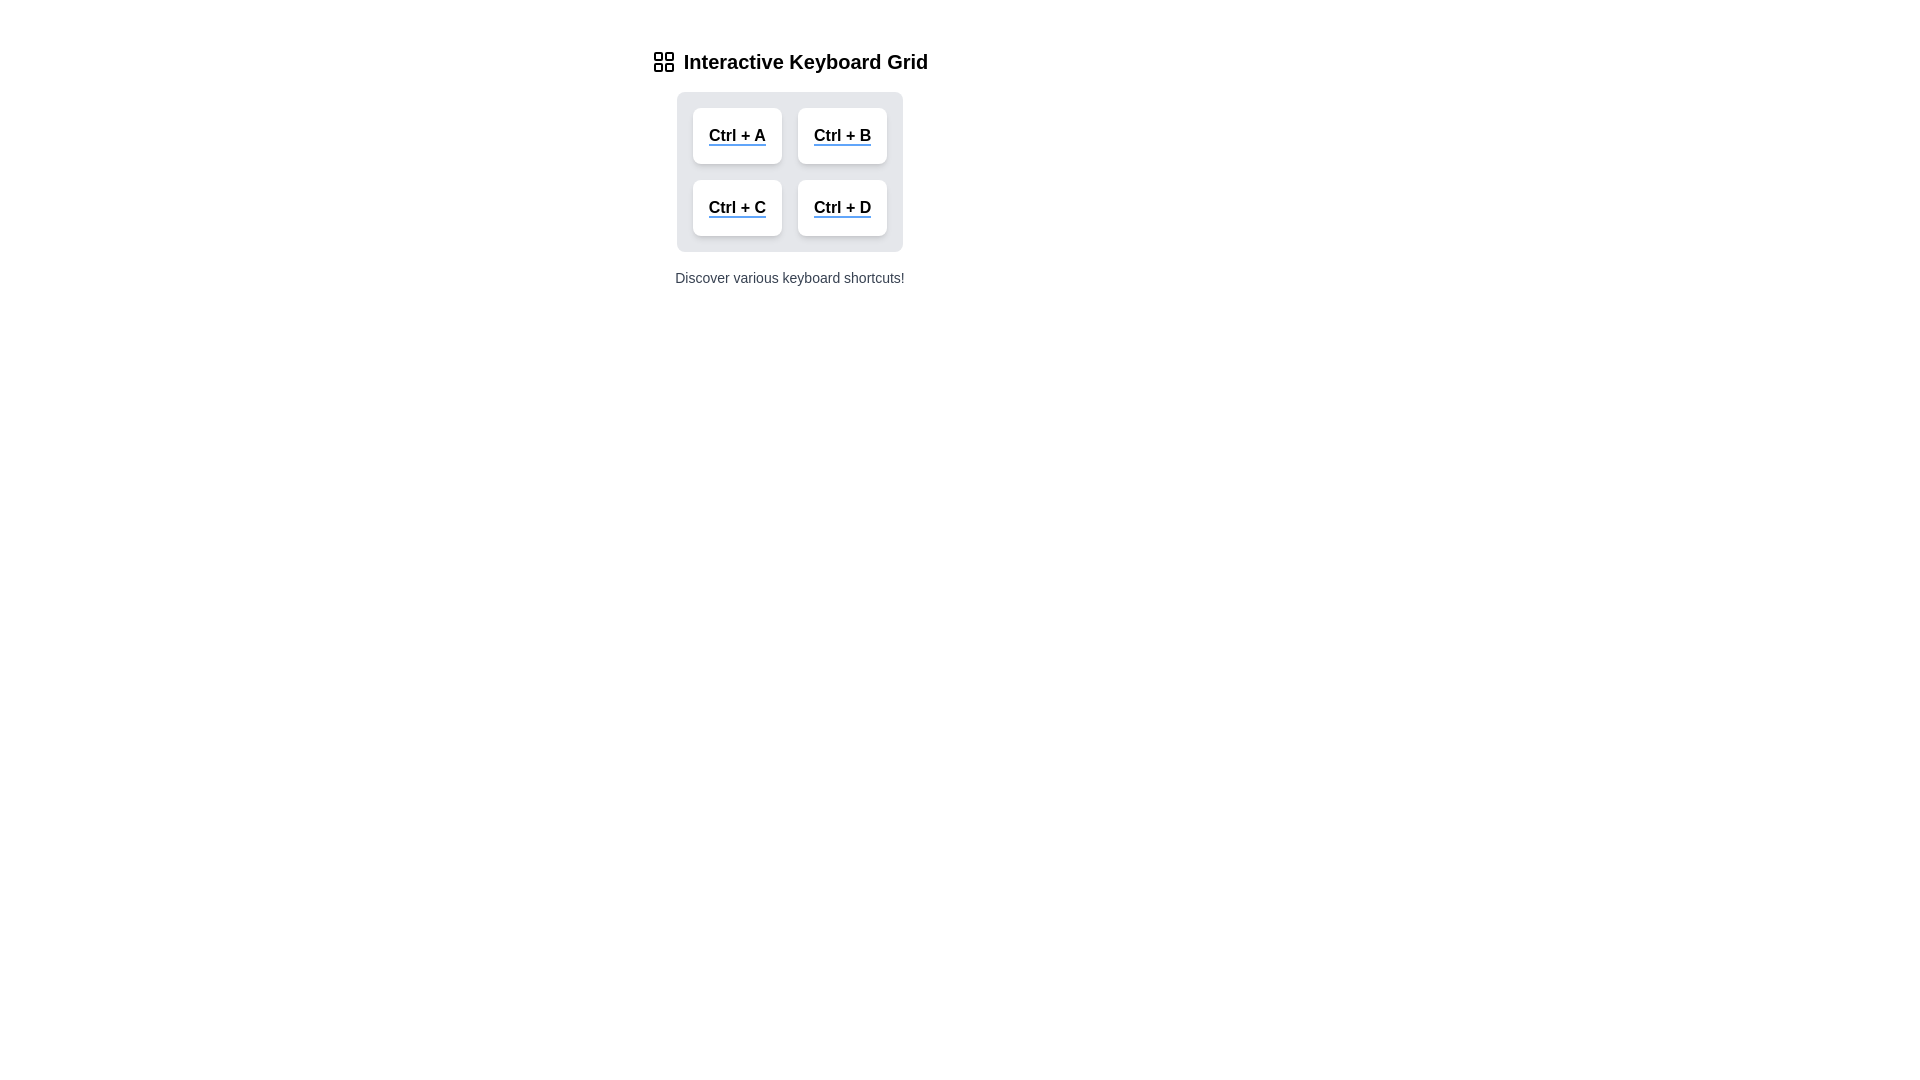 This screenshot has width=1920, height=1080. I want to click on the Text label indicating the keyboard shortcut 'Ctrl + B' for bold text formatting, located in the top-right quadrant of the grid layout of keyboard shortcuts, so click(842, 135).